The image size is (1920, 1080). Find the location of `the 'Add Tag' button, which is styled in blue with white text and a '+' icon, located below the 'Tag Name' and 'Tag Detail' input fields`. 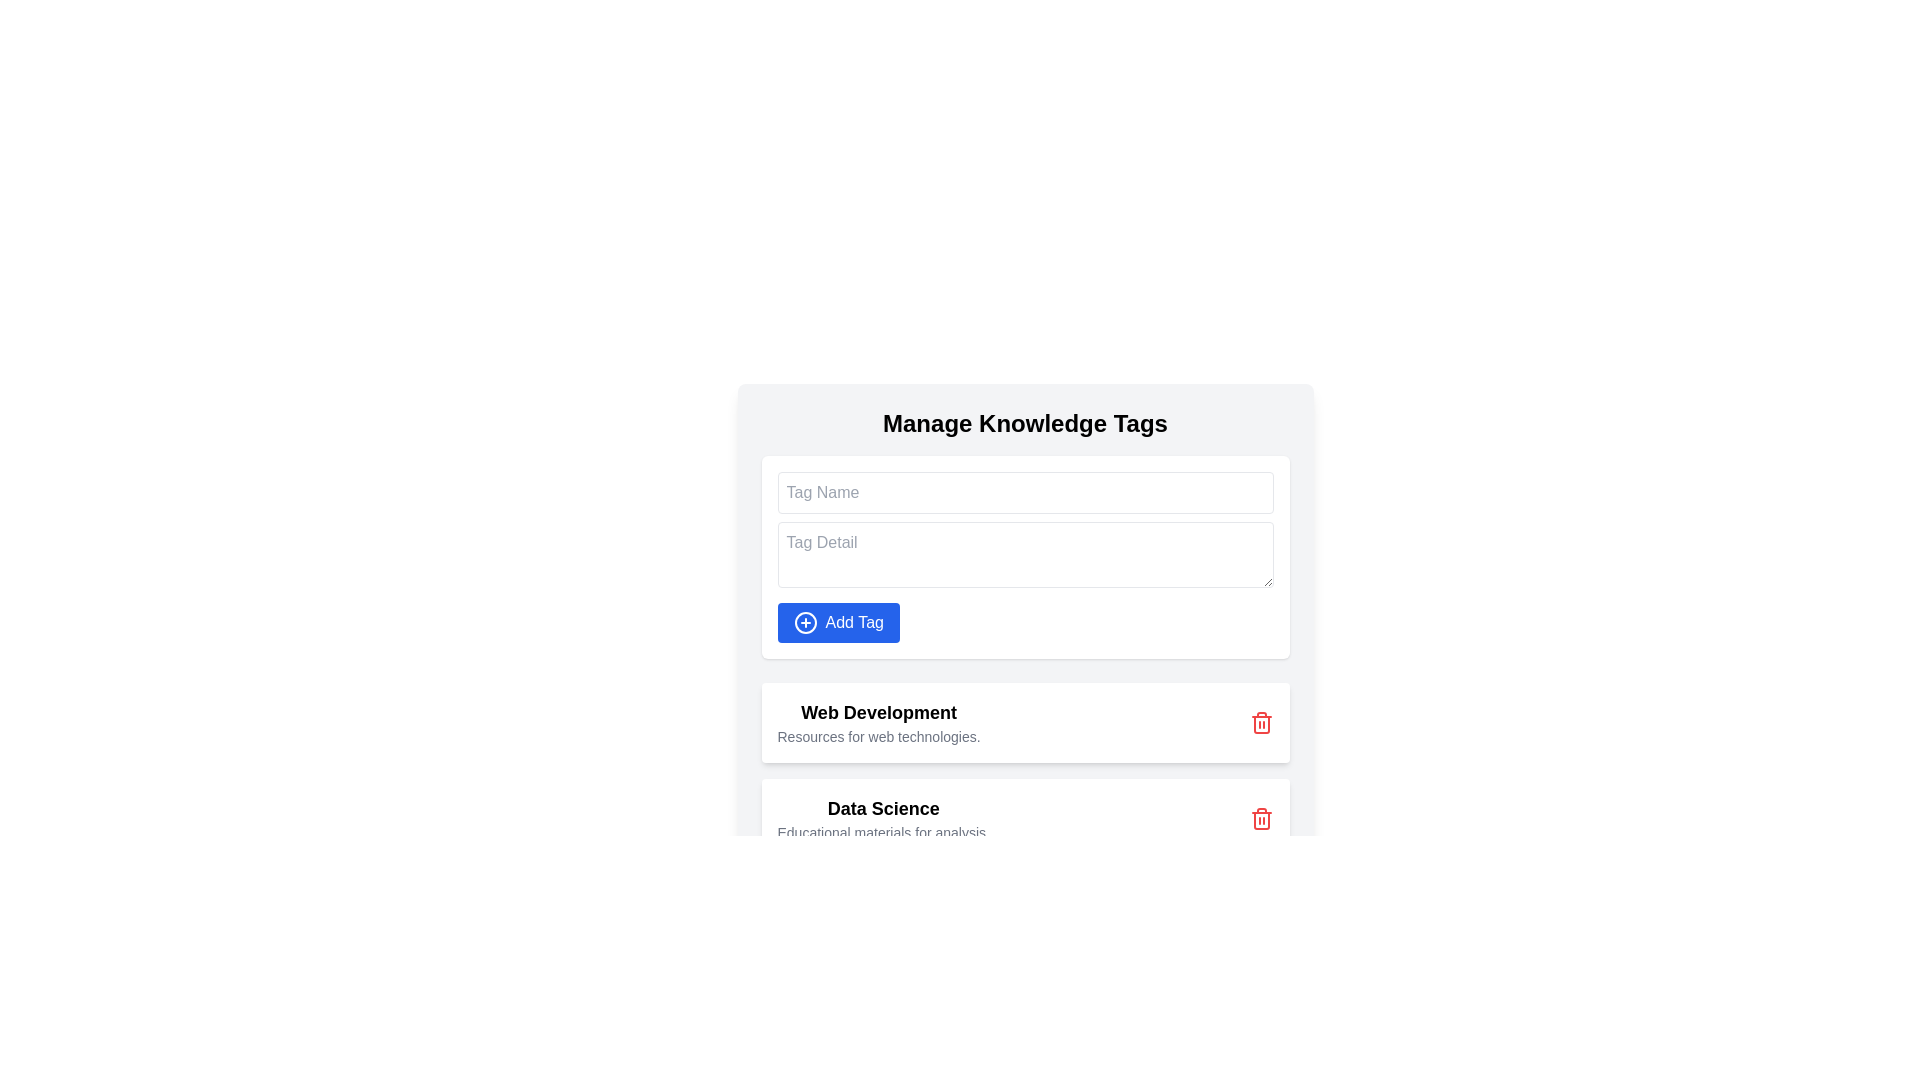

the 'Add Tag' button, which is styled in blue with white text and a '+' icon, located below the 'Tag Name' and 'Tag Detail' input fields is located at coordinates (838, 622).